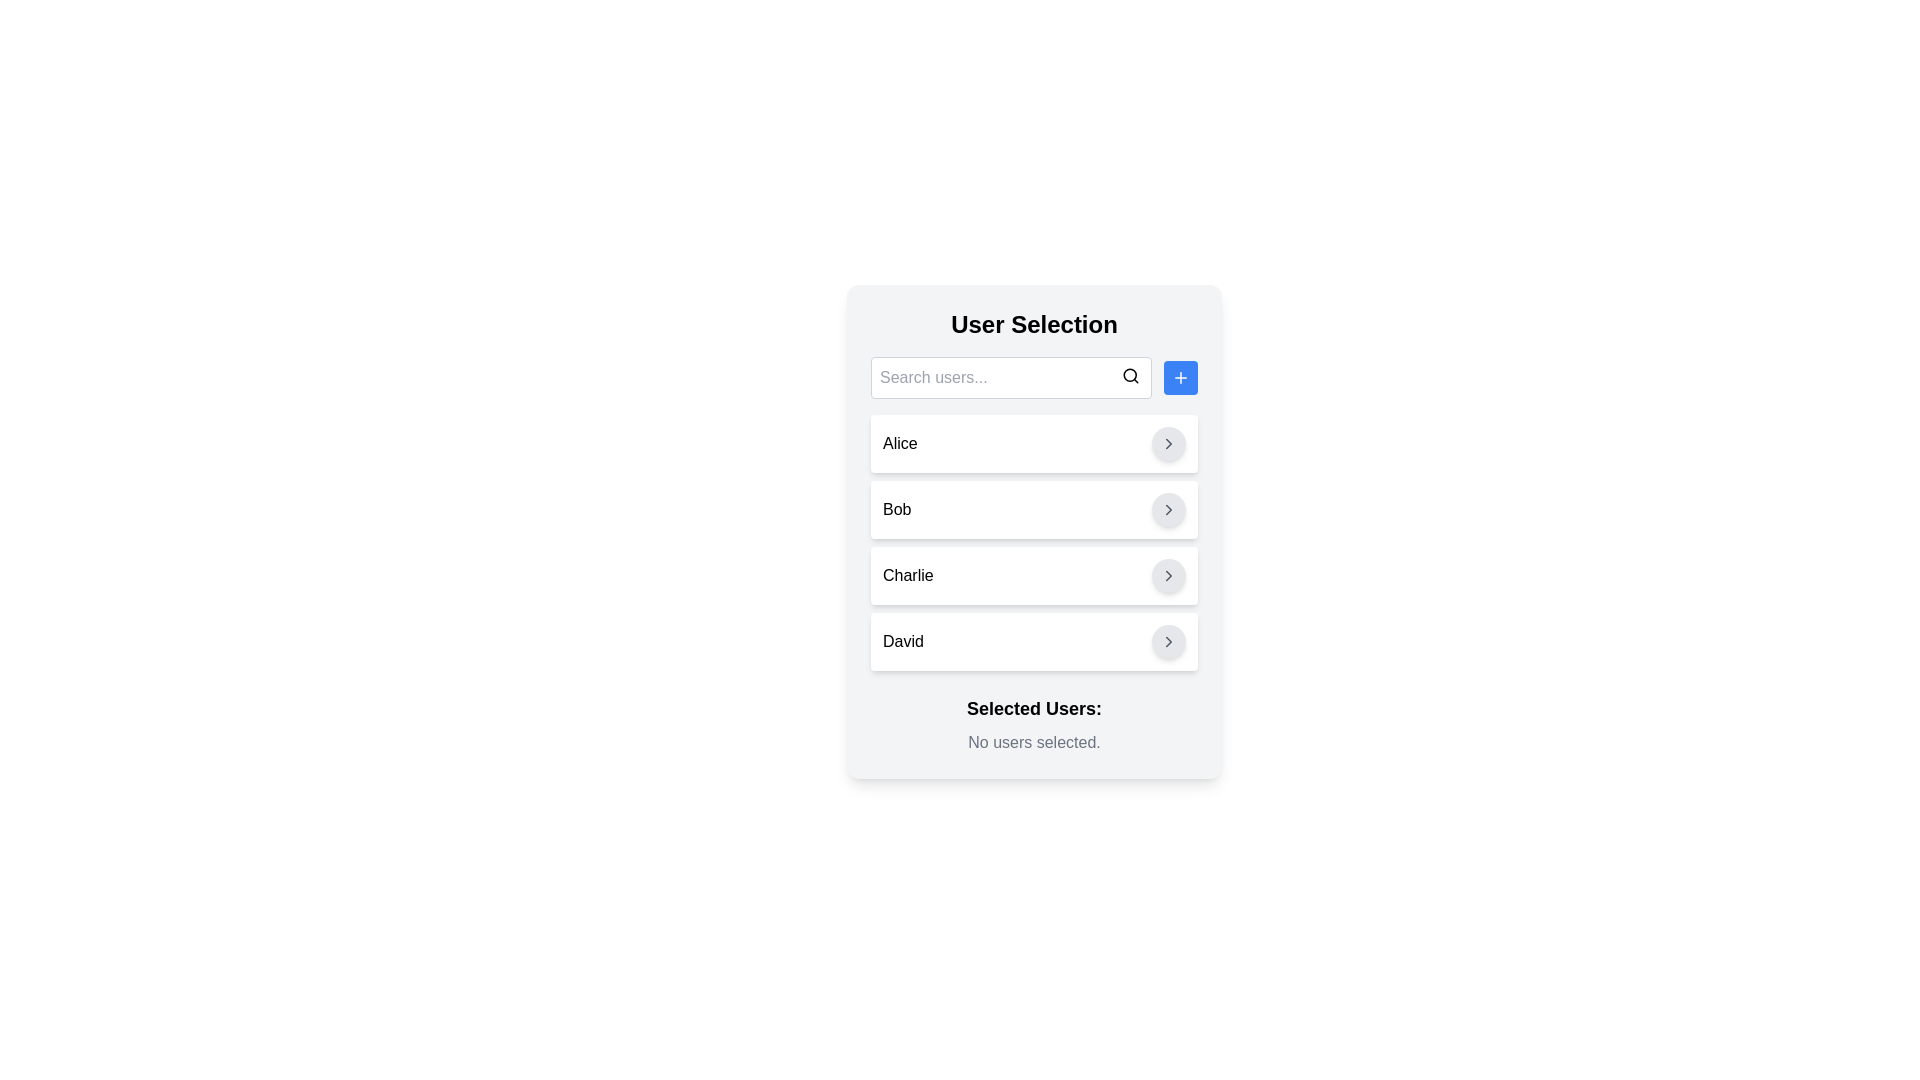 This screenshot has width=1920, height=1080. What do you see at coordinates (1169, 508) in the screenshot?
I see `the navigation button located in the bottom-right corner of the 'Bob' selection card` at bounding box center [1169, 508].